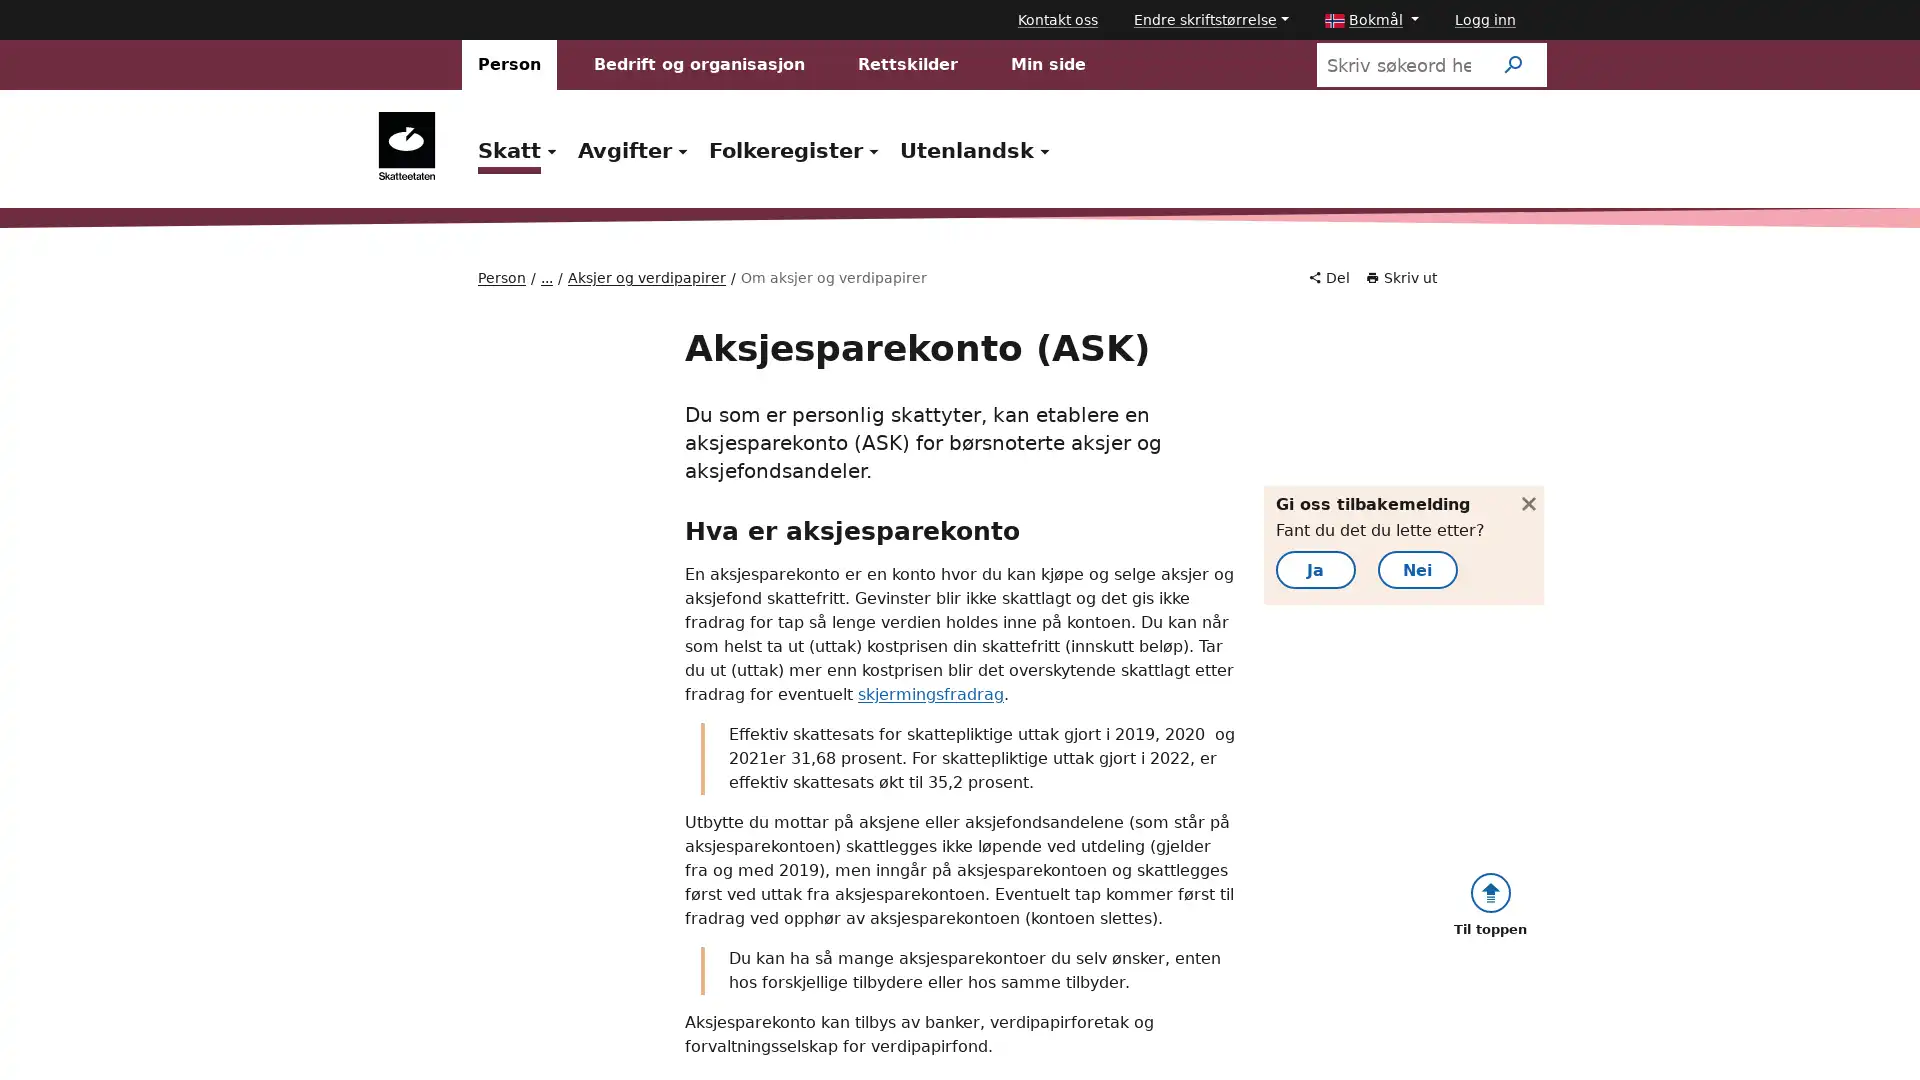 This screenshot has width=1920, height=1080. Describe the element at coordinates (906, 64) in the screenshot. I see `Rettskilder` at that location.